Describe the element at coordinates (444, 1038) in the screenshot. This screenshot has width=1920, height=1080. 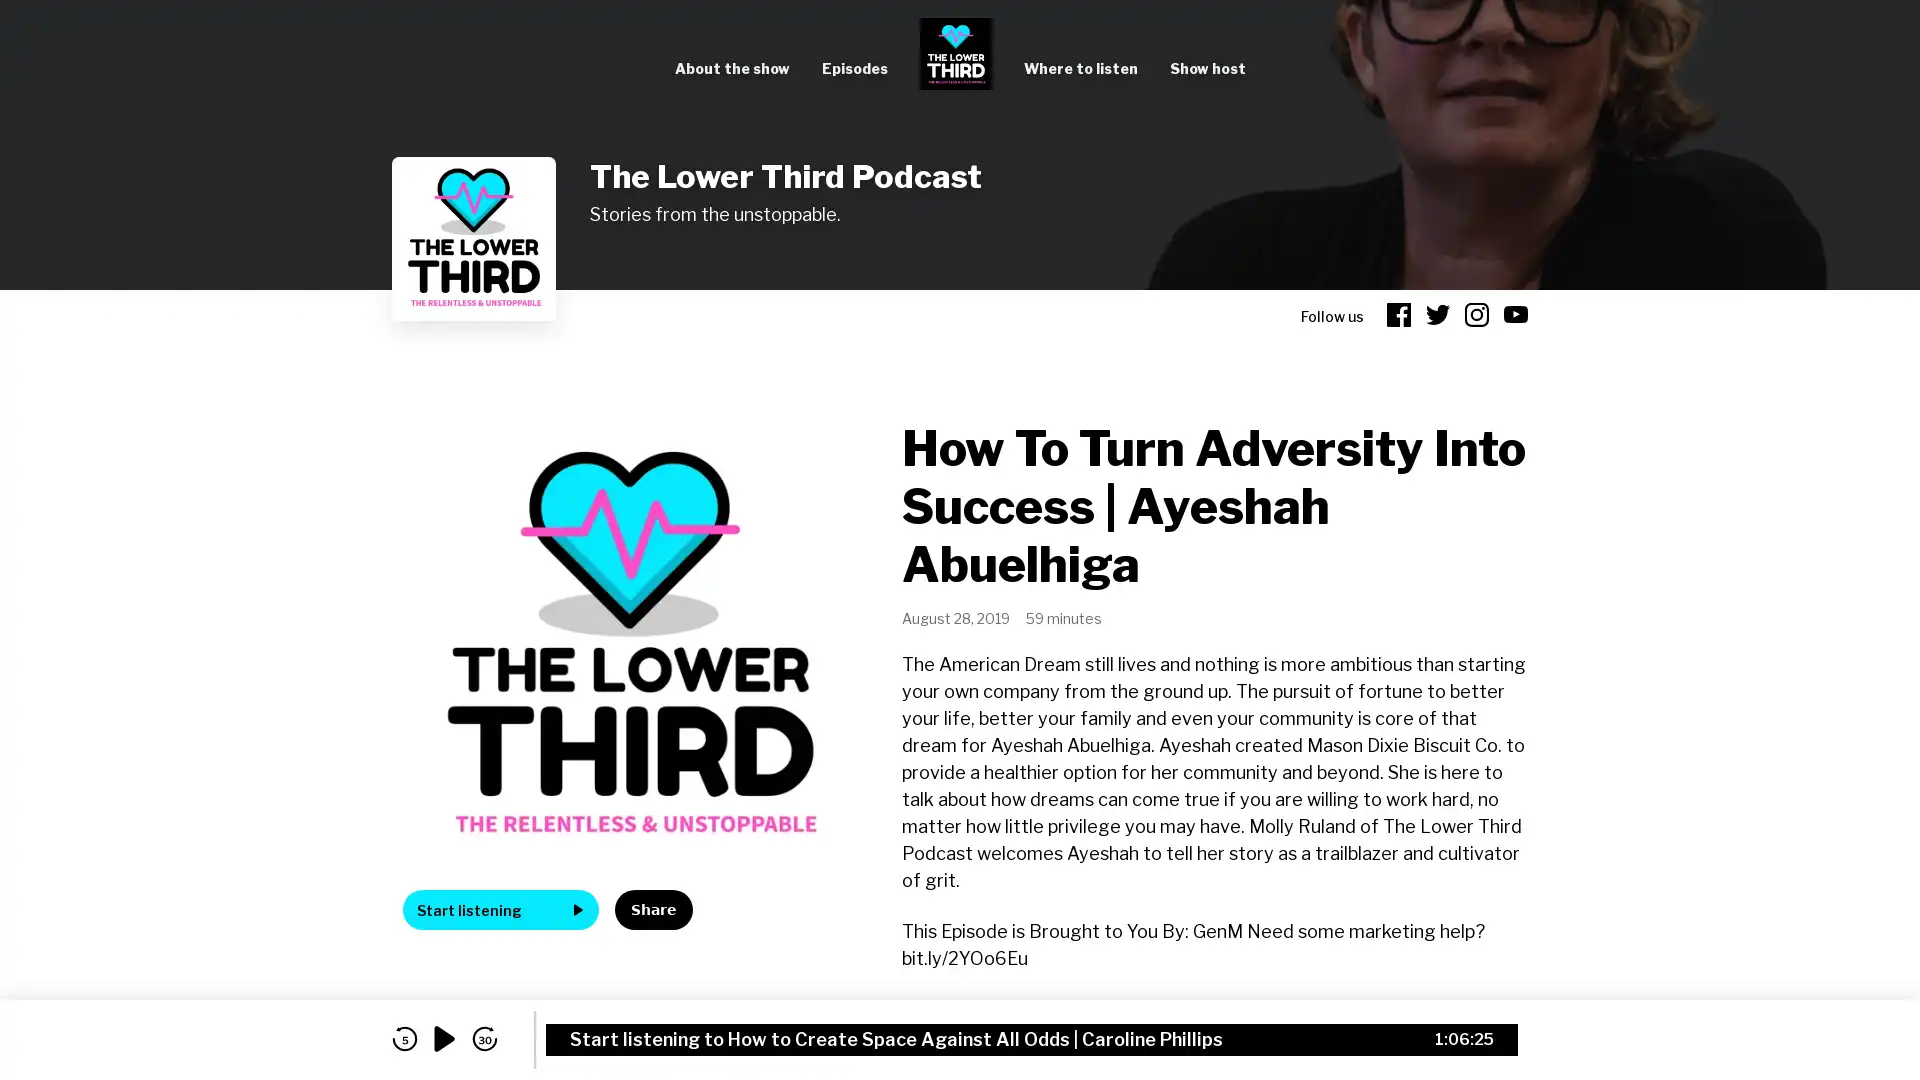
I see `play audio` at that location.